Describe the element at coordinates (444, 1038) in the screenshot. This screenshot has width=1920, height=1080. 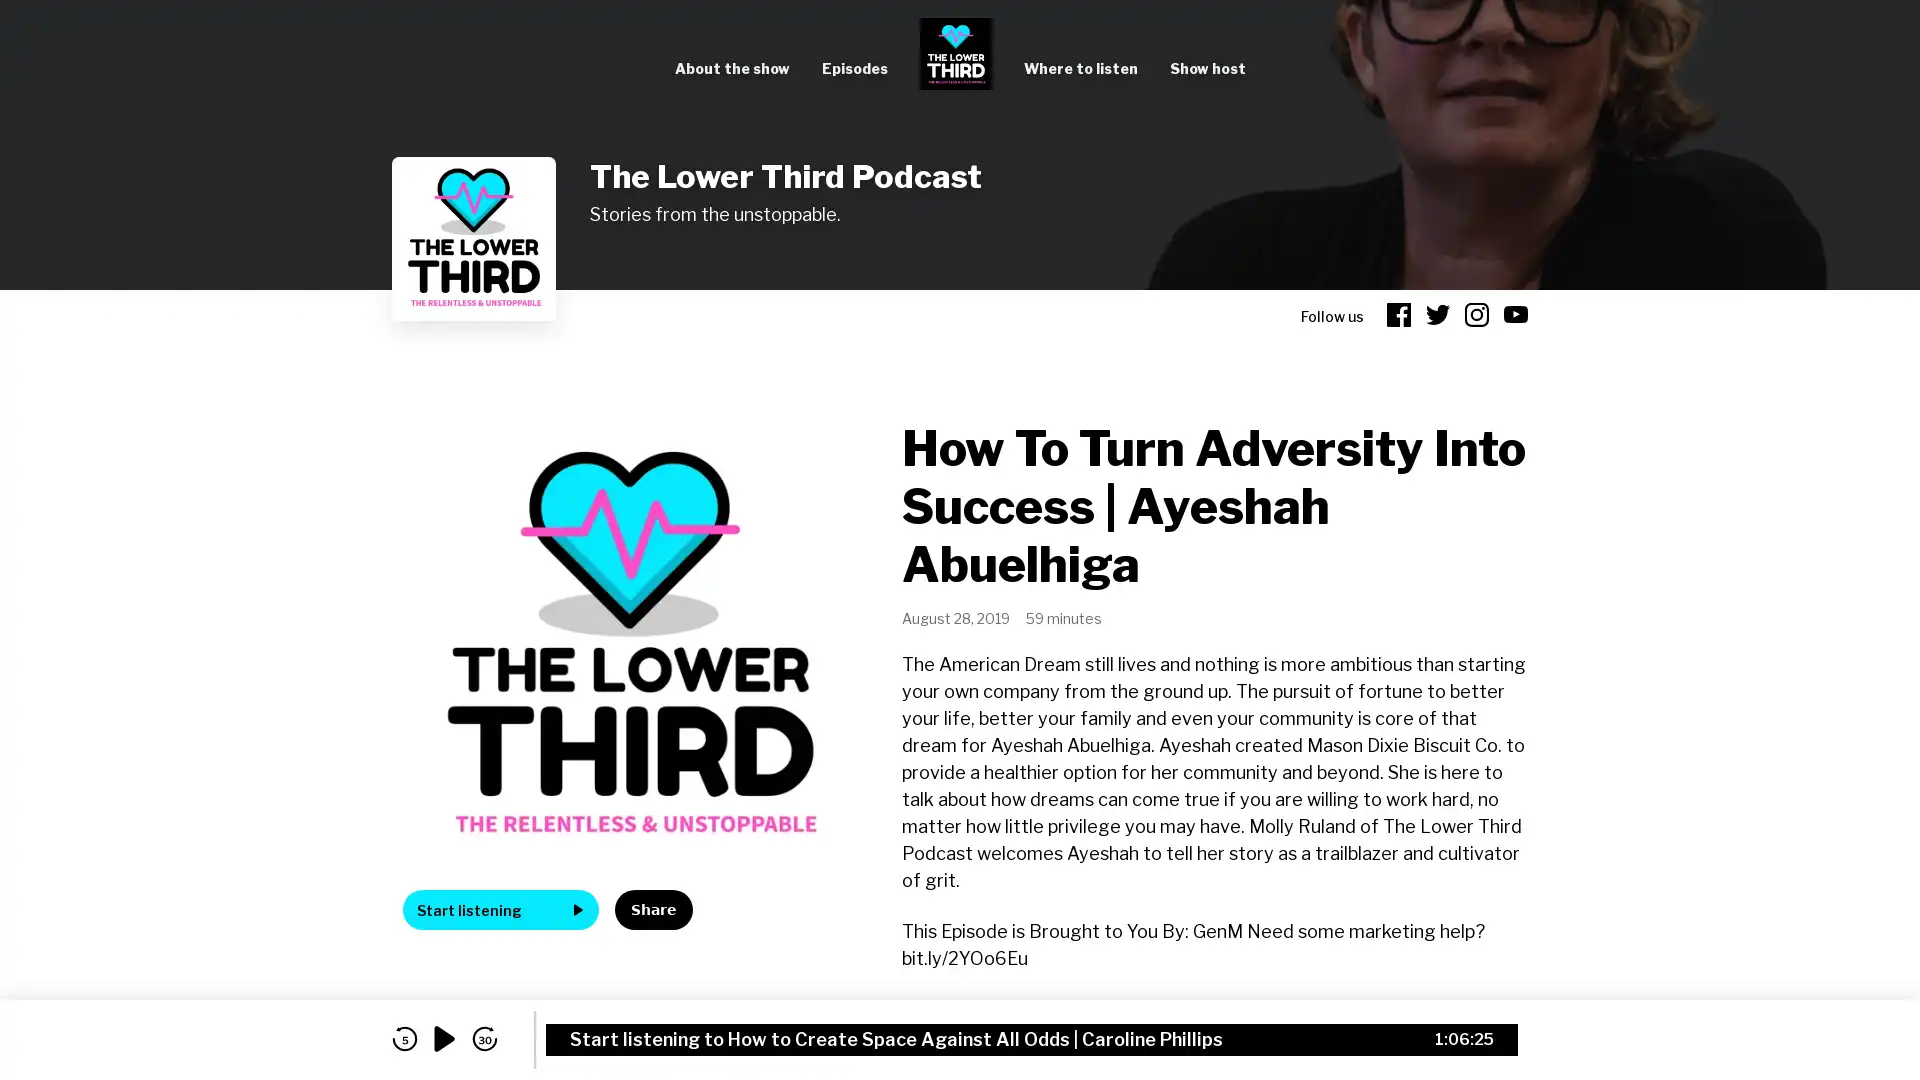
I see `play audio` at that location.